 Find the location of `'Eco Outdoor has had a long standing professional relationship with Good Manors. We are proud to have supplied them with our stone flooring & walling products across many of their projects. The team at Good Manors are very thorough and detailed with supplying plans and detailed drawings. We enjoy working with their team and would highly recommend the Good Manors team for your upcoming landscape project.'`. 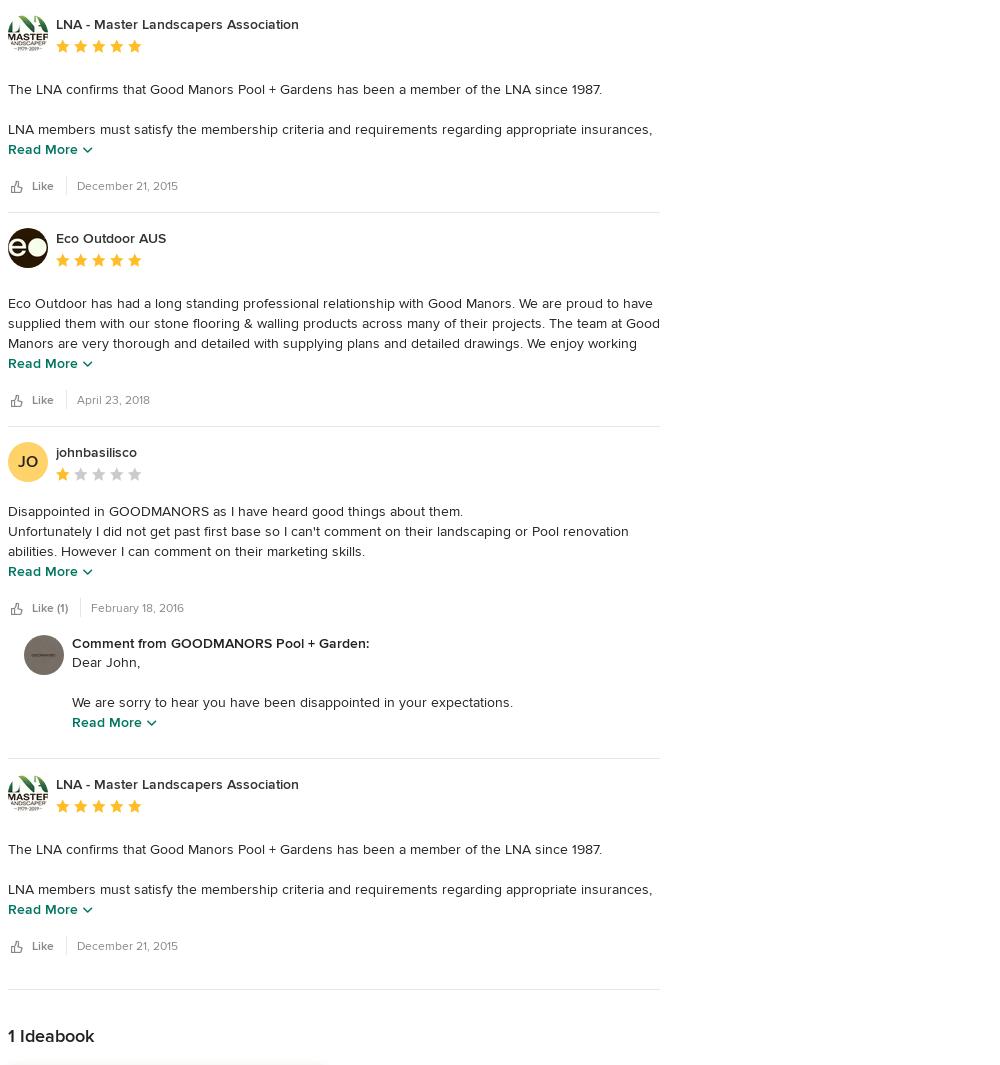

'Eco Outdoor has had a long standing professional relationship with Good Manors. We are proud to have supplied them with our stone flooring & walling products across many of their projects. The team at Good Manors are very thorough and detailed with supplying plans and detailed drawings. We enjoy working with their team and would highly recommend the Good Manors team for your upcoming landscape project.' is located at coordinates (8, 342).